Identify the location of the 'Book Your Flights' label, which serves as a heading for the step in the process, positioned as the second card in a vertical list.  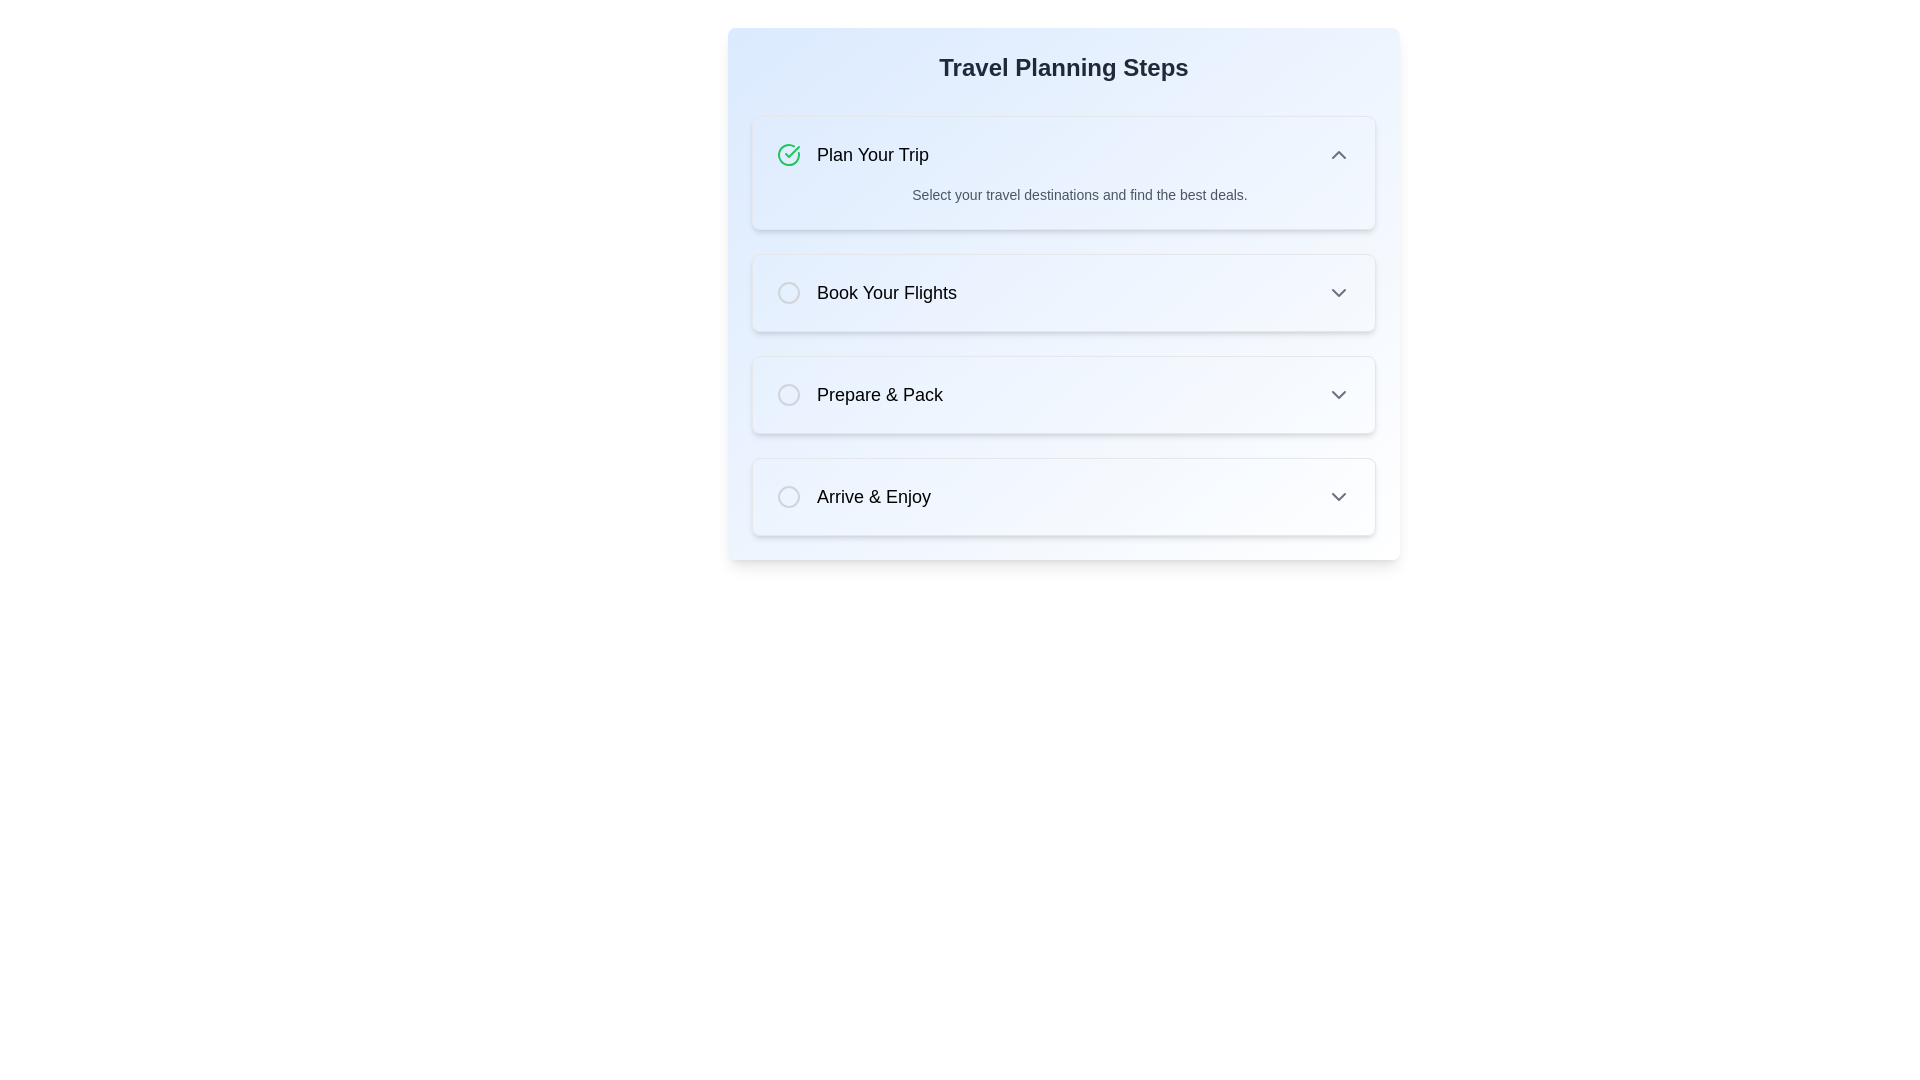
(867, 293).